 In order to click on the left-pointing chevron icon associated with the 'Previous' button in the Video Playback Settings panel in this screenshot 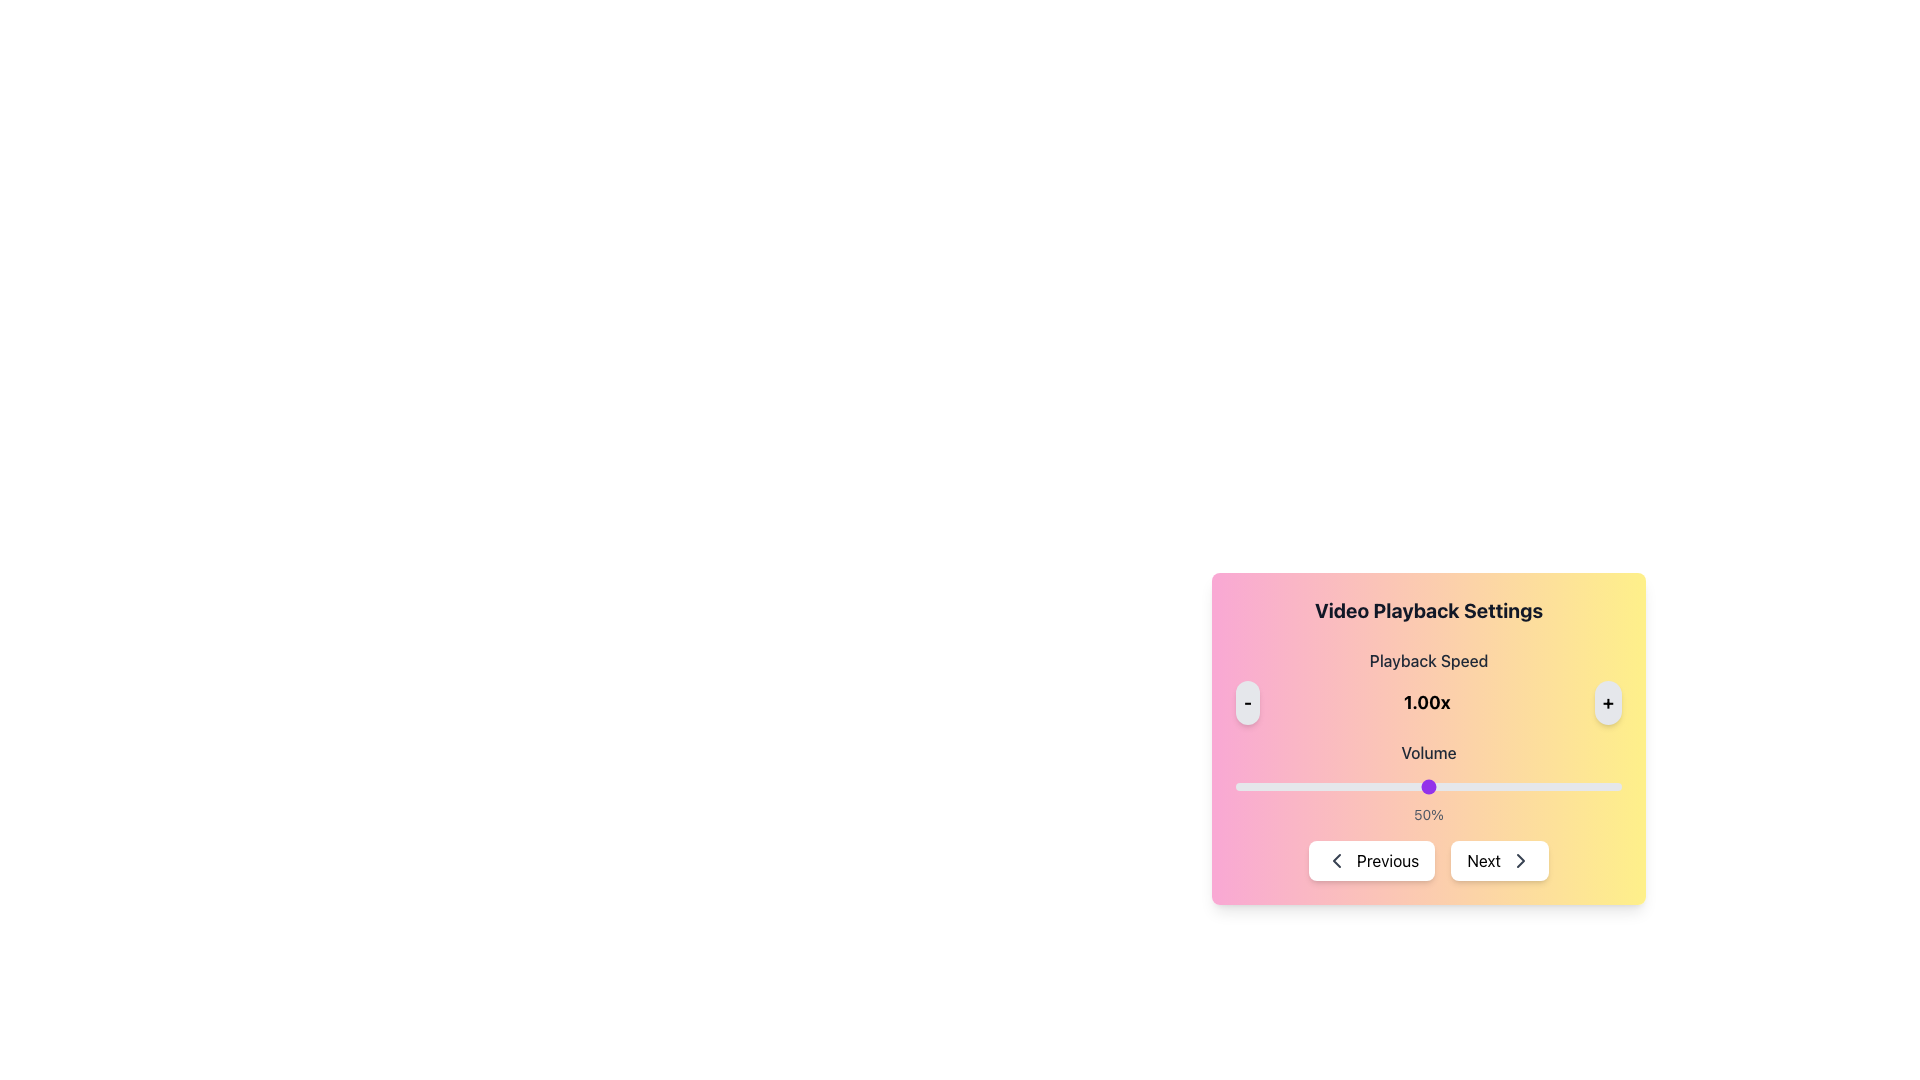, I will do `click(1337, 859)`.